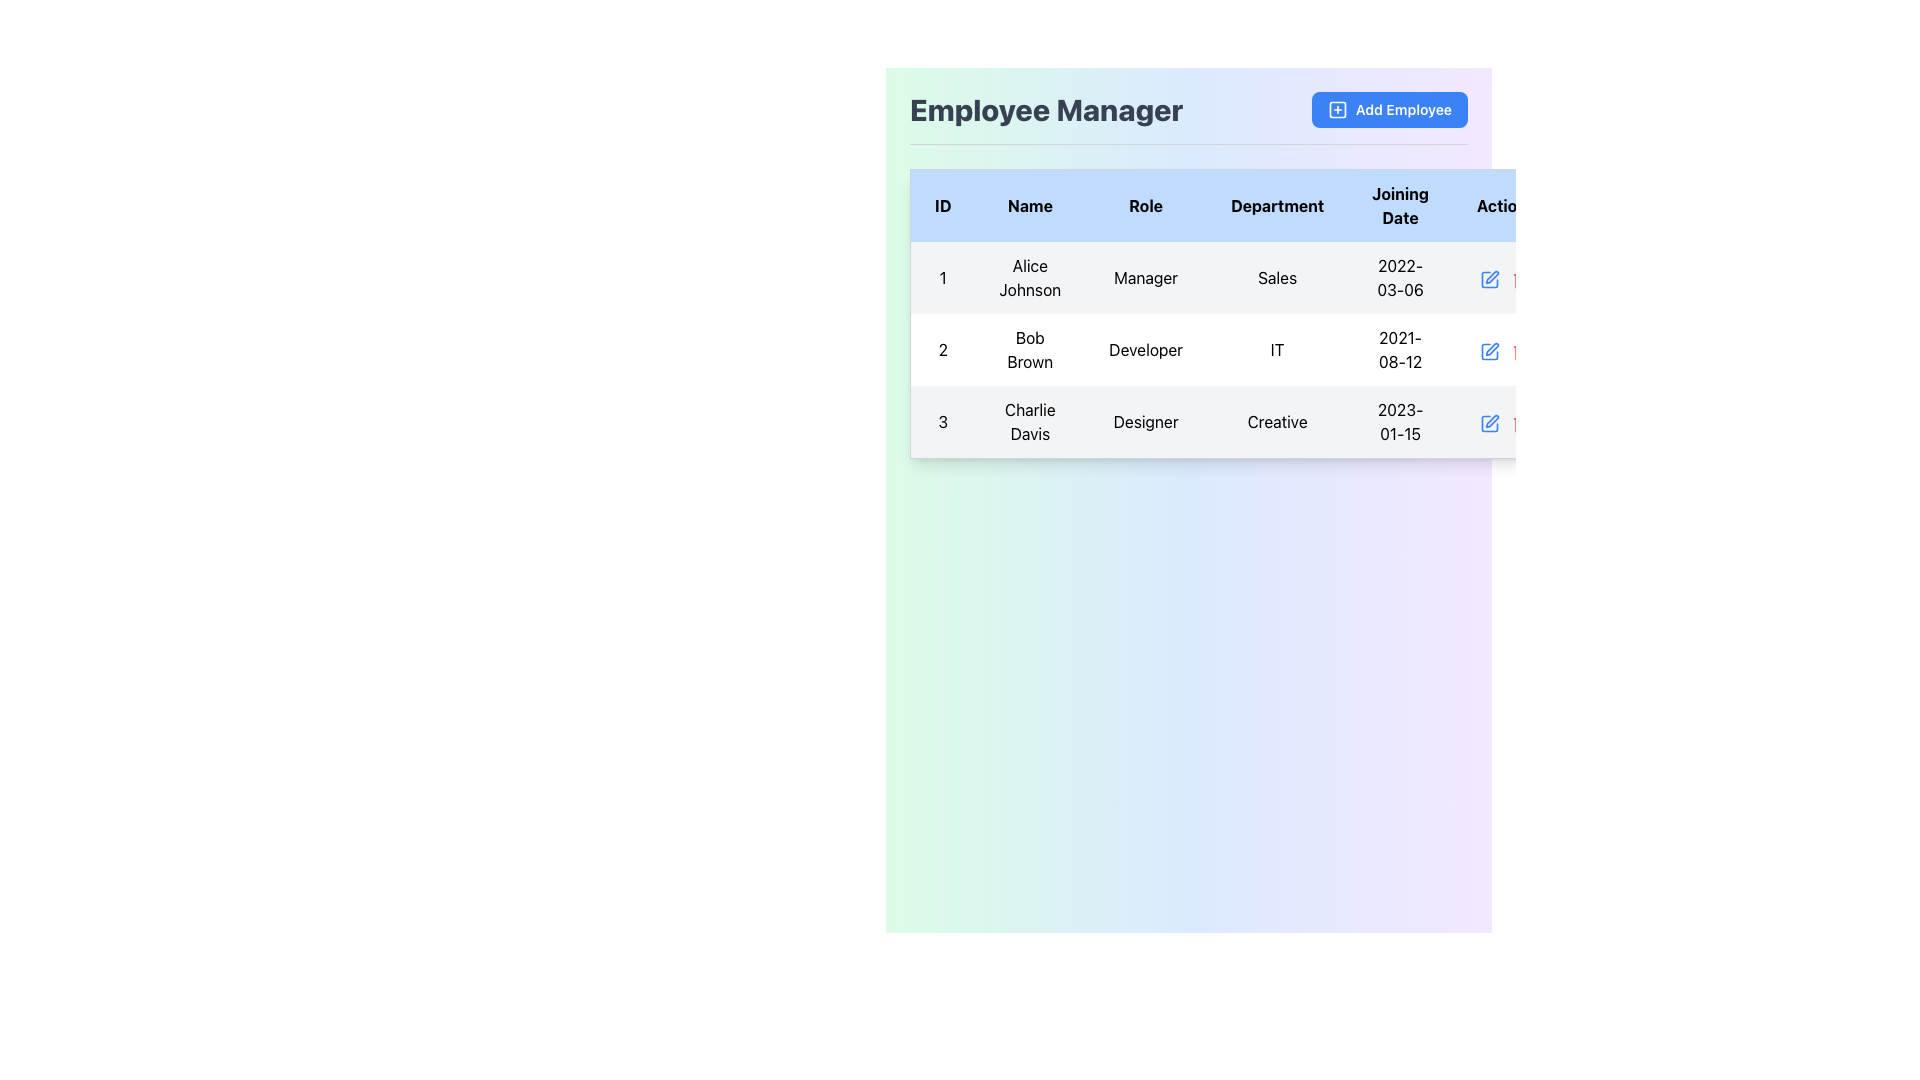  I want to click on the pen-like icon representing the editing action in the 'Action' column of the second row in the 'Employee Manager' table, so click(1492, 348).